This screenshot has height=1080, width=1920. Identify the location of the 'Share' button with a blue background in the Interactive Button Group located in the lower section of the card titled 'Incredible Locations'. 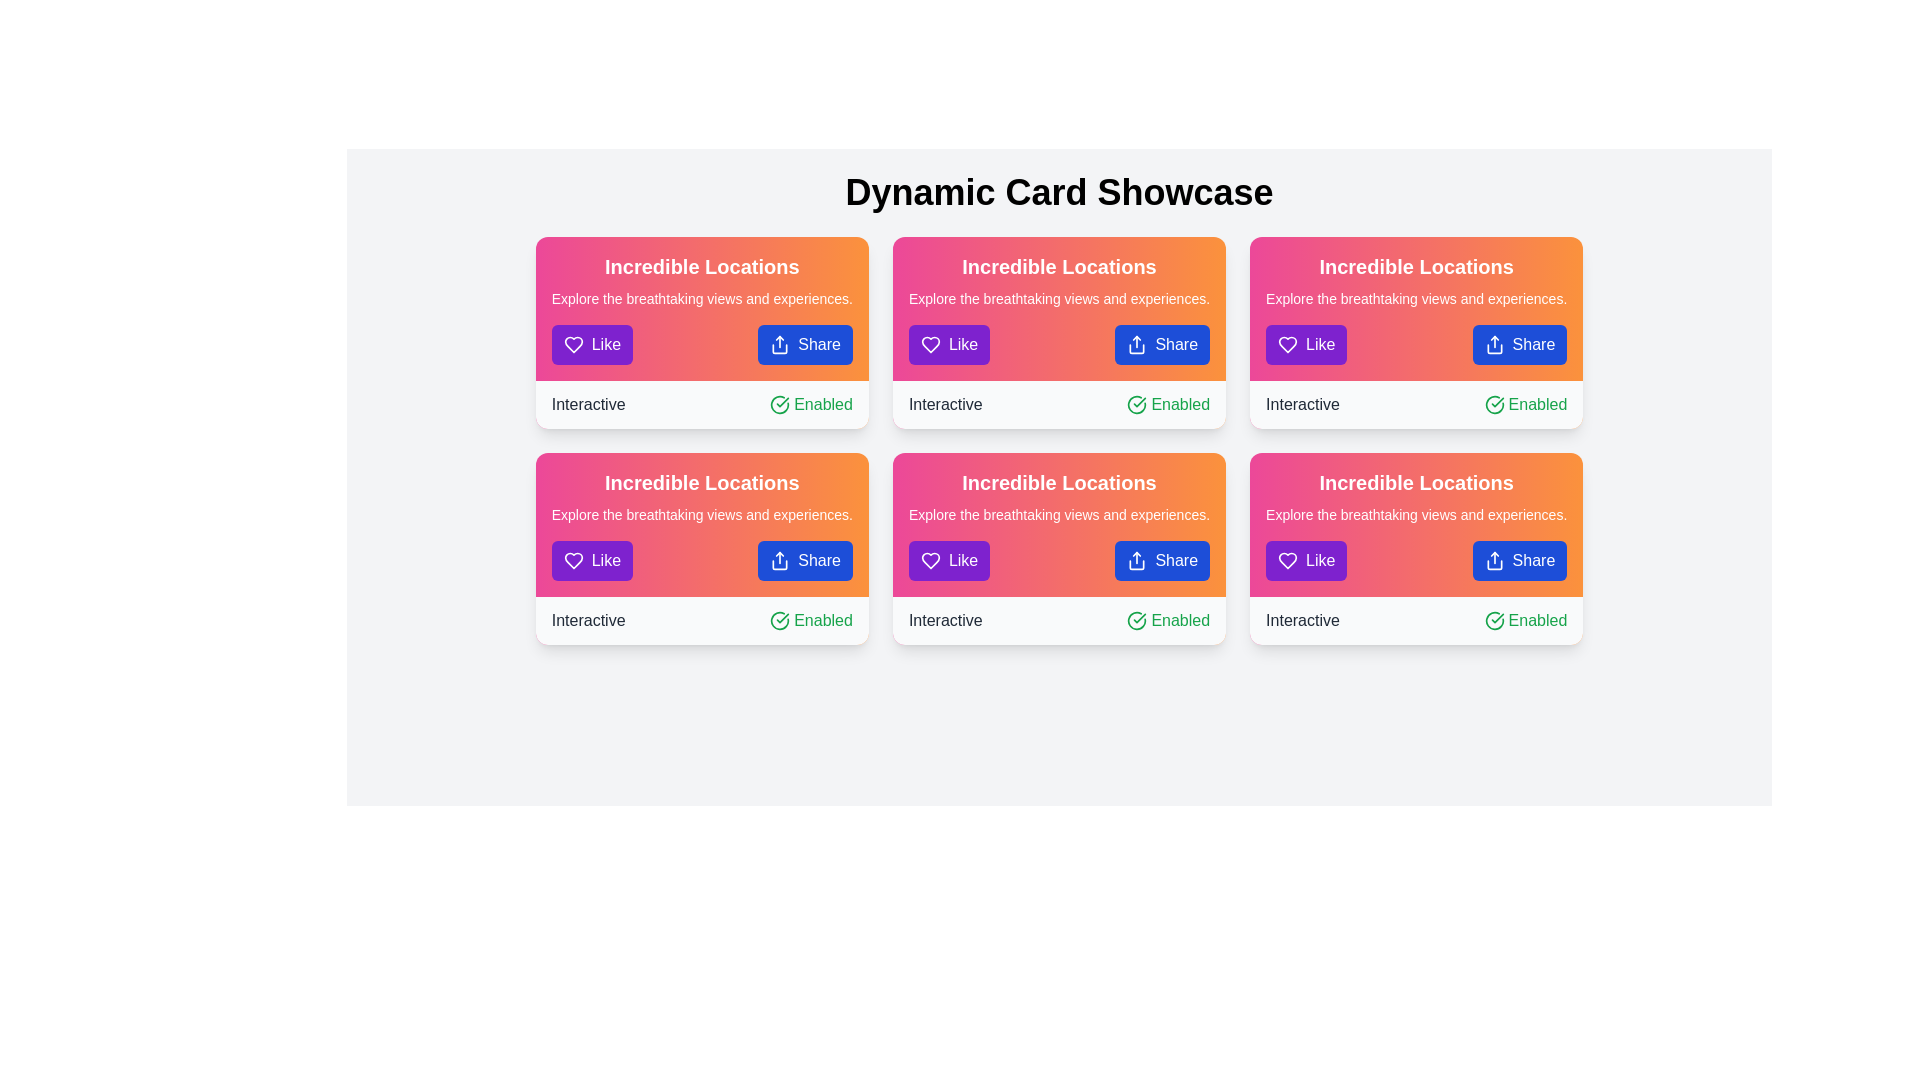
(1415, 560).